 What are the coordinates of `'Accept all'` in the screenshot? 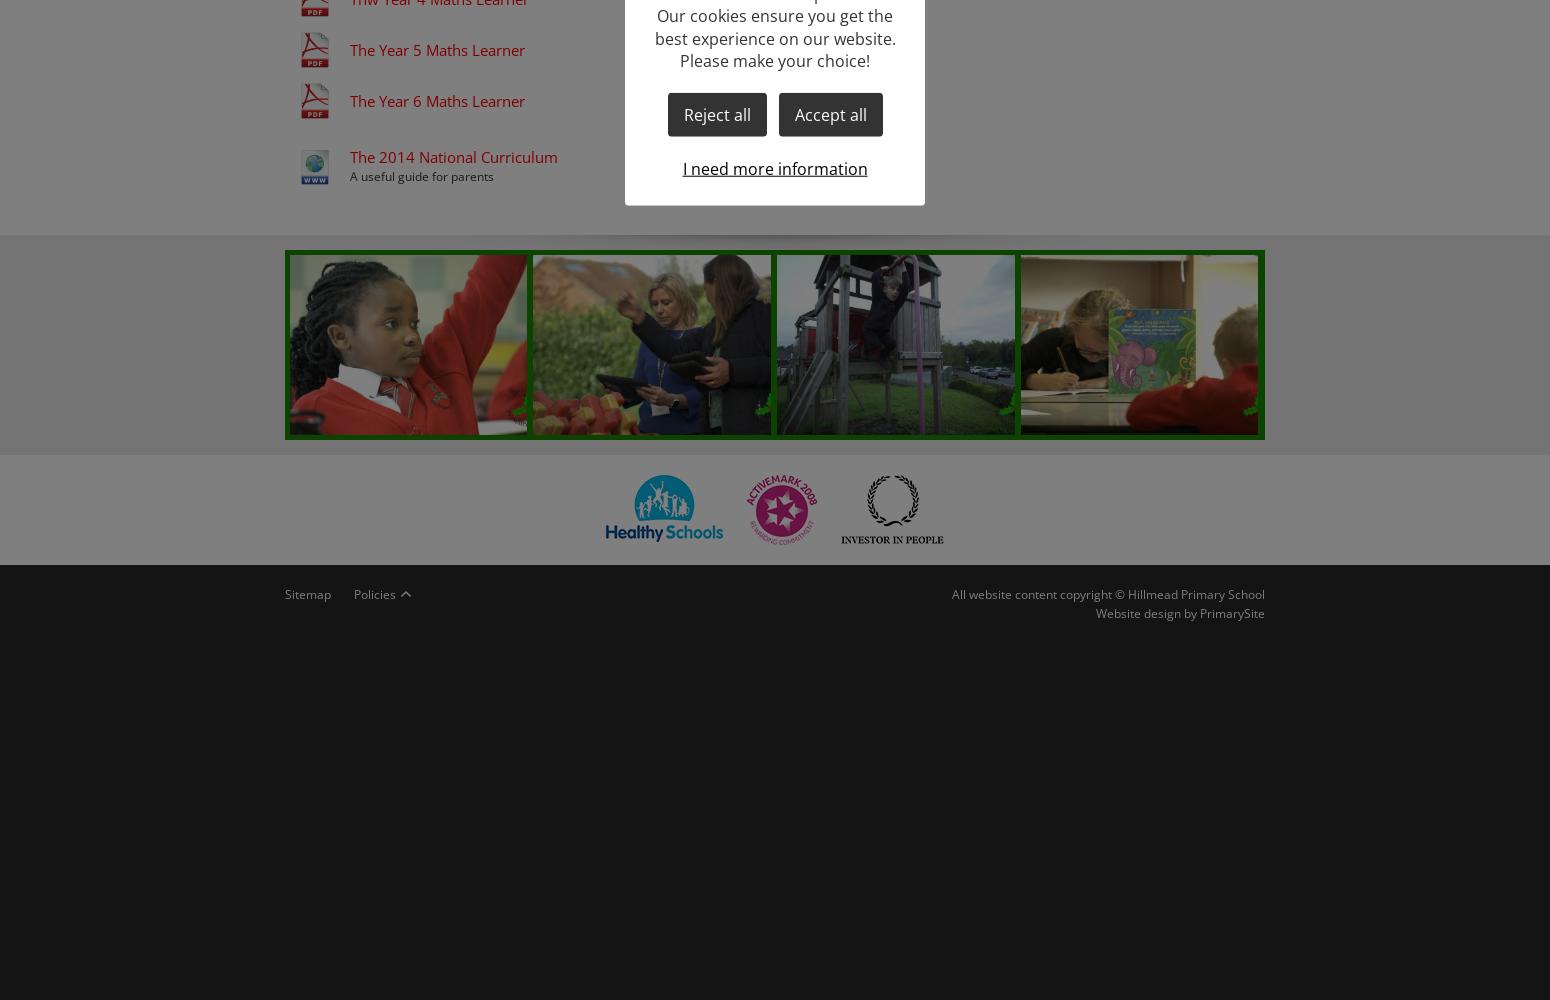 It's located at (829, 113).